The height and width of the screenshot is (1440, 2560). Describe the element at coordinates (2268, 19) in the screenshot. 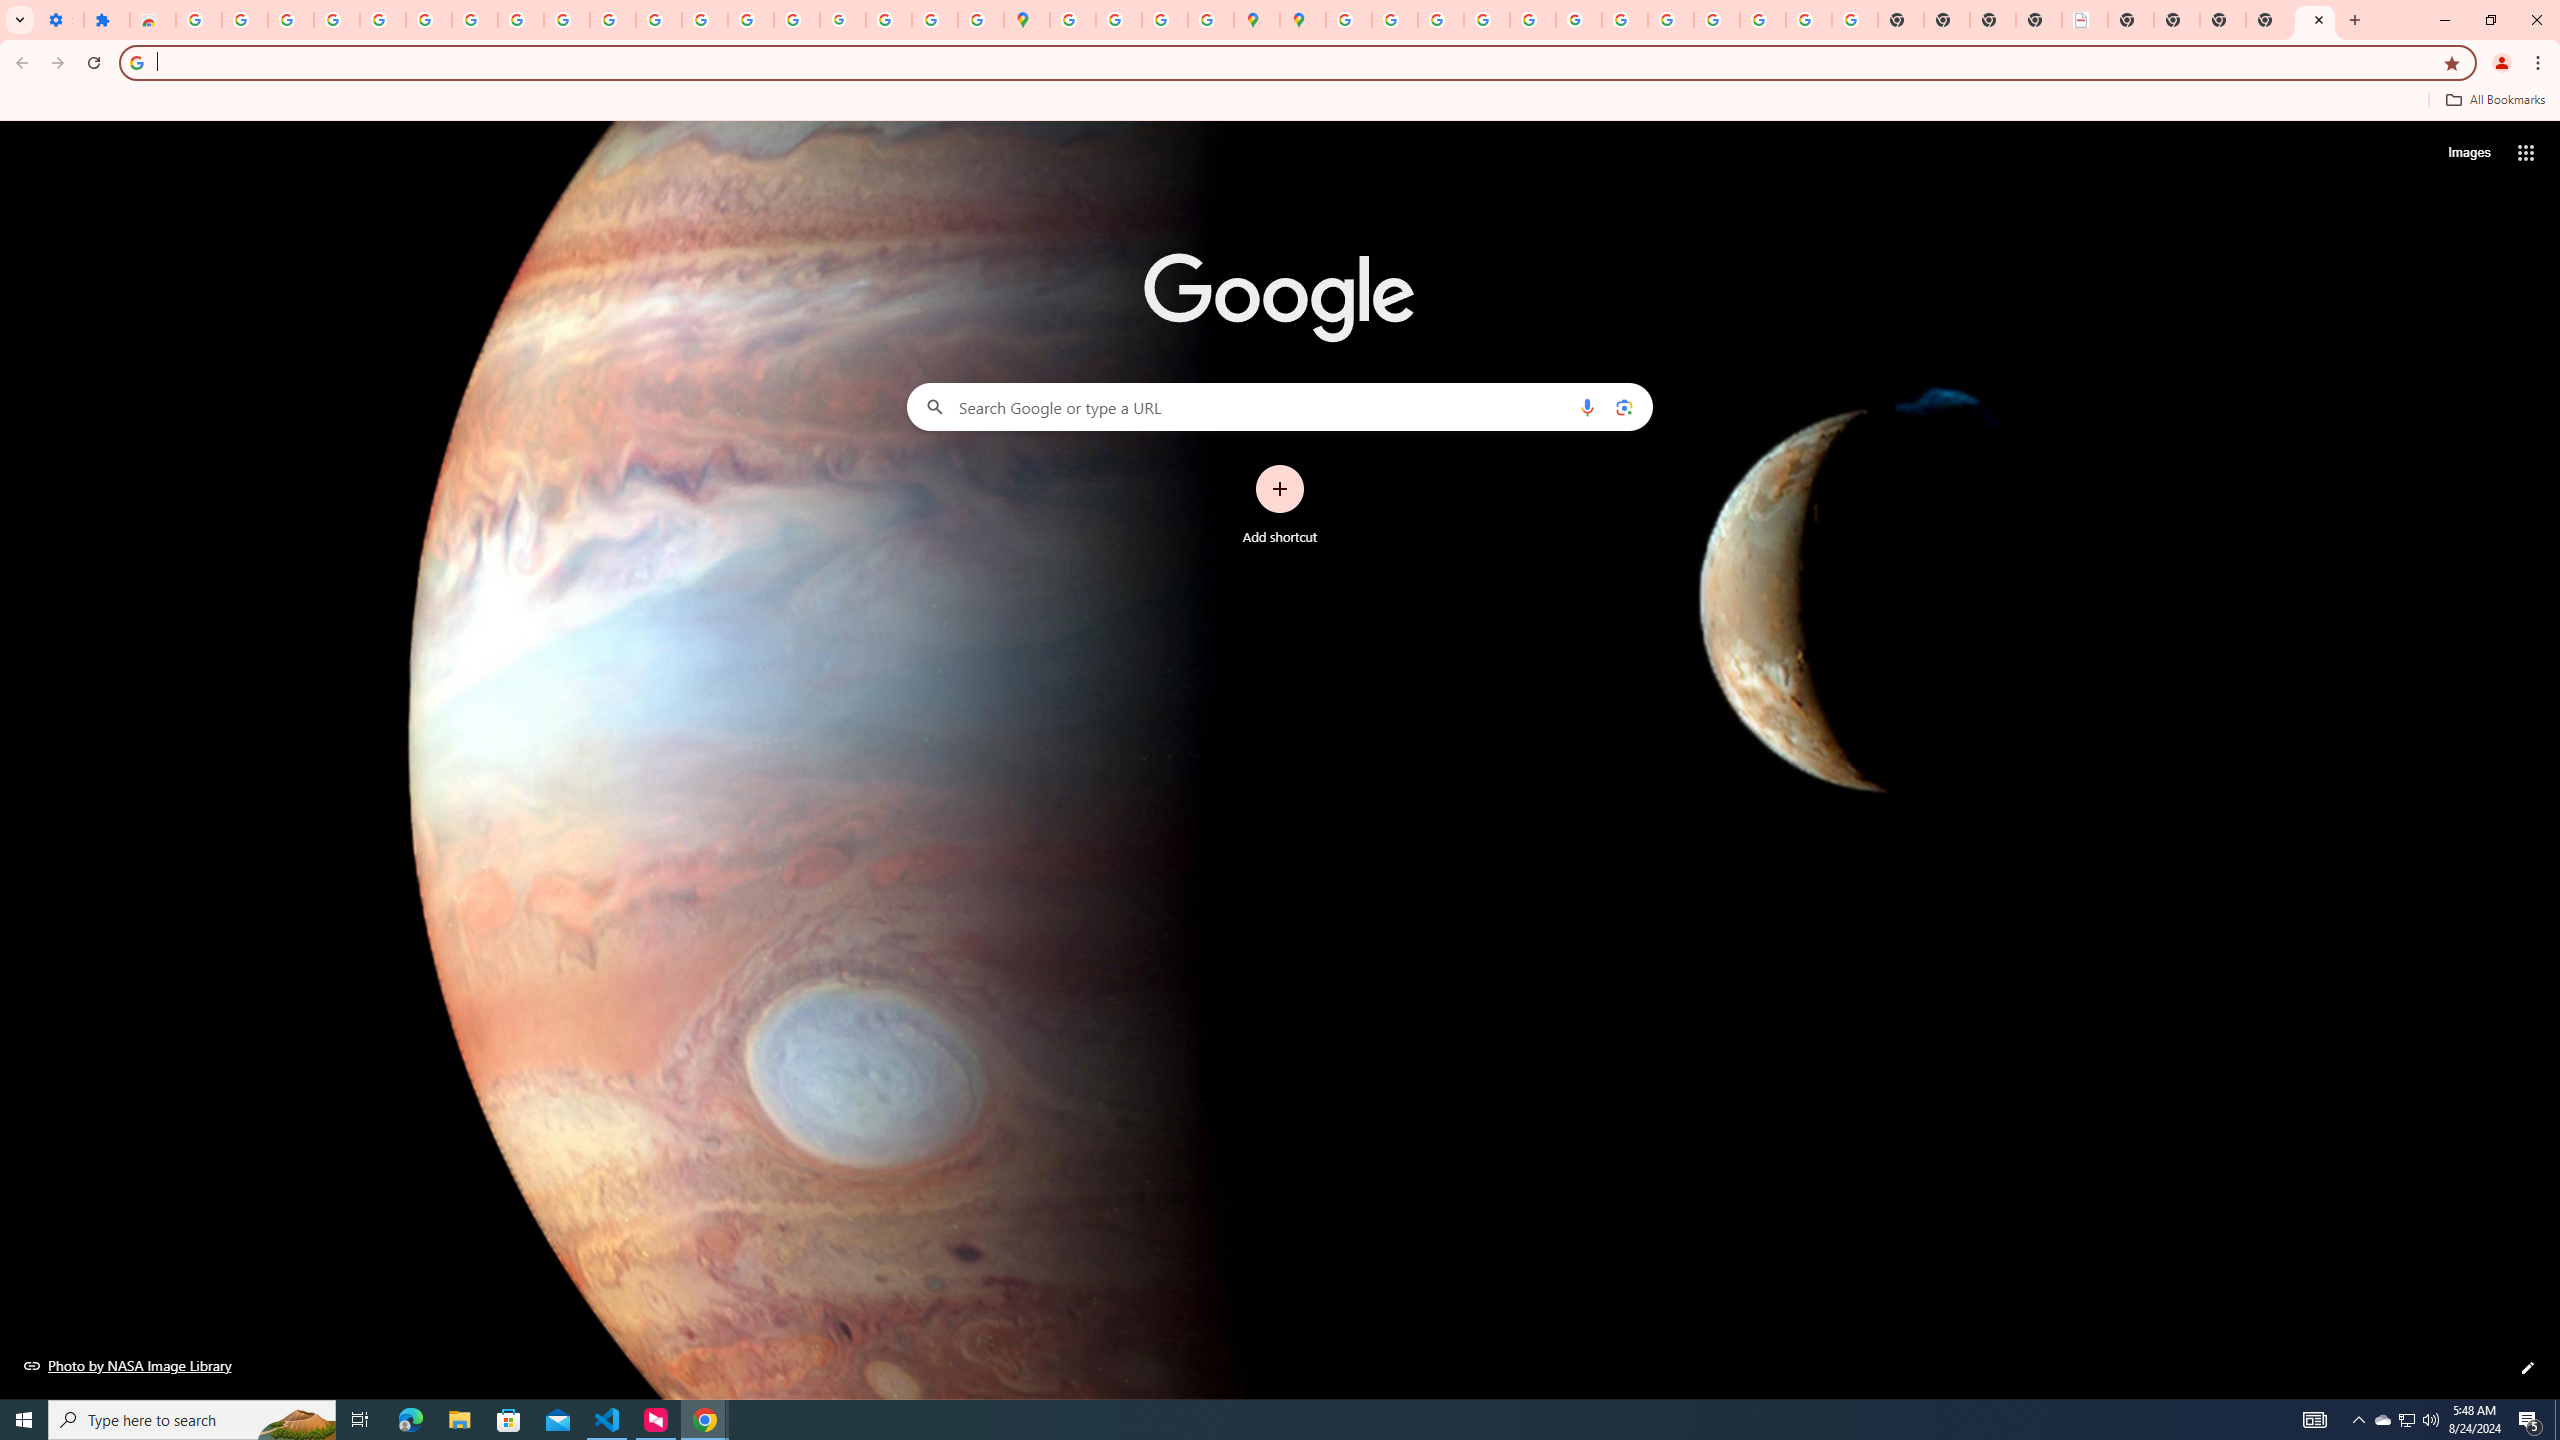

I see `'New Tab'` at that location.